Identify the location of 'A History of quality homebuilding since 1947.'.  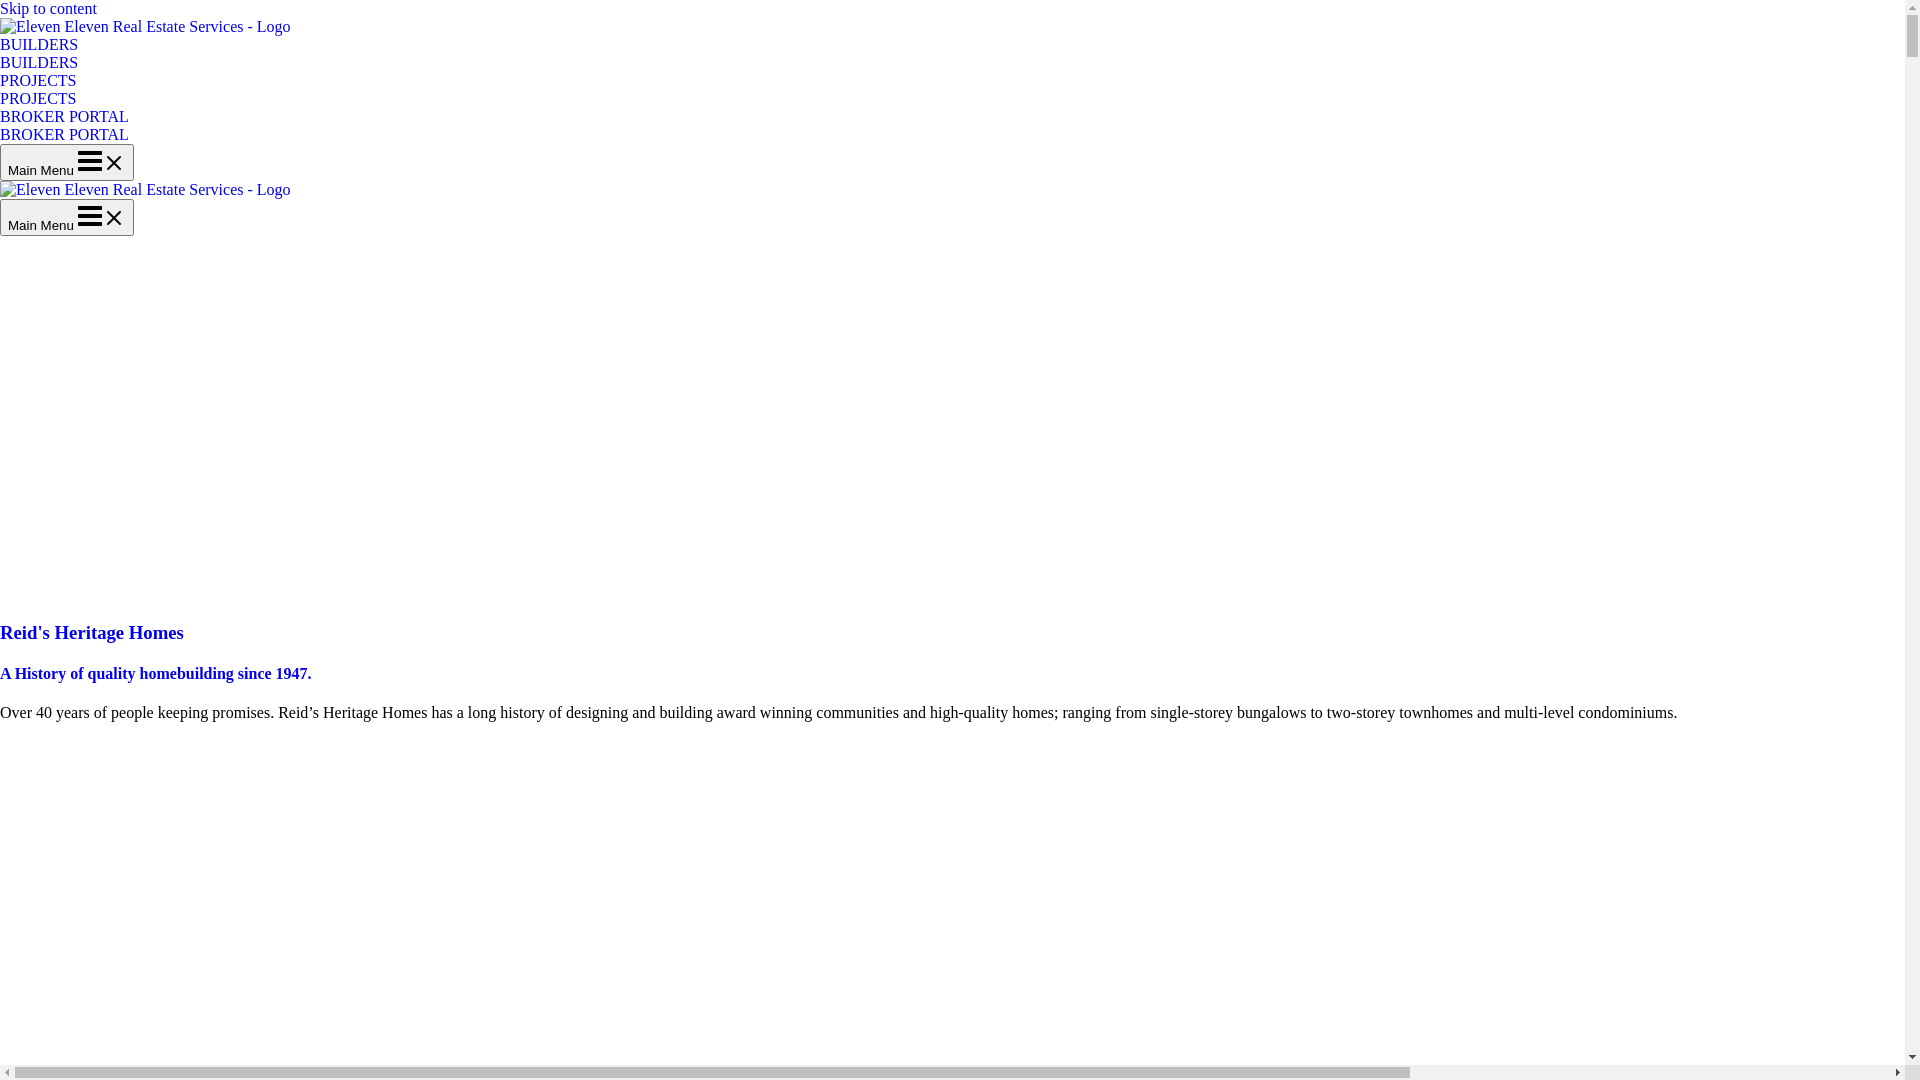
(0, 673).